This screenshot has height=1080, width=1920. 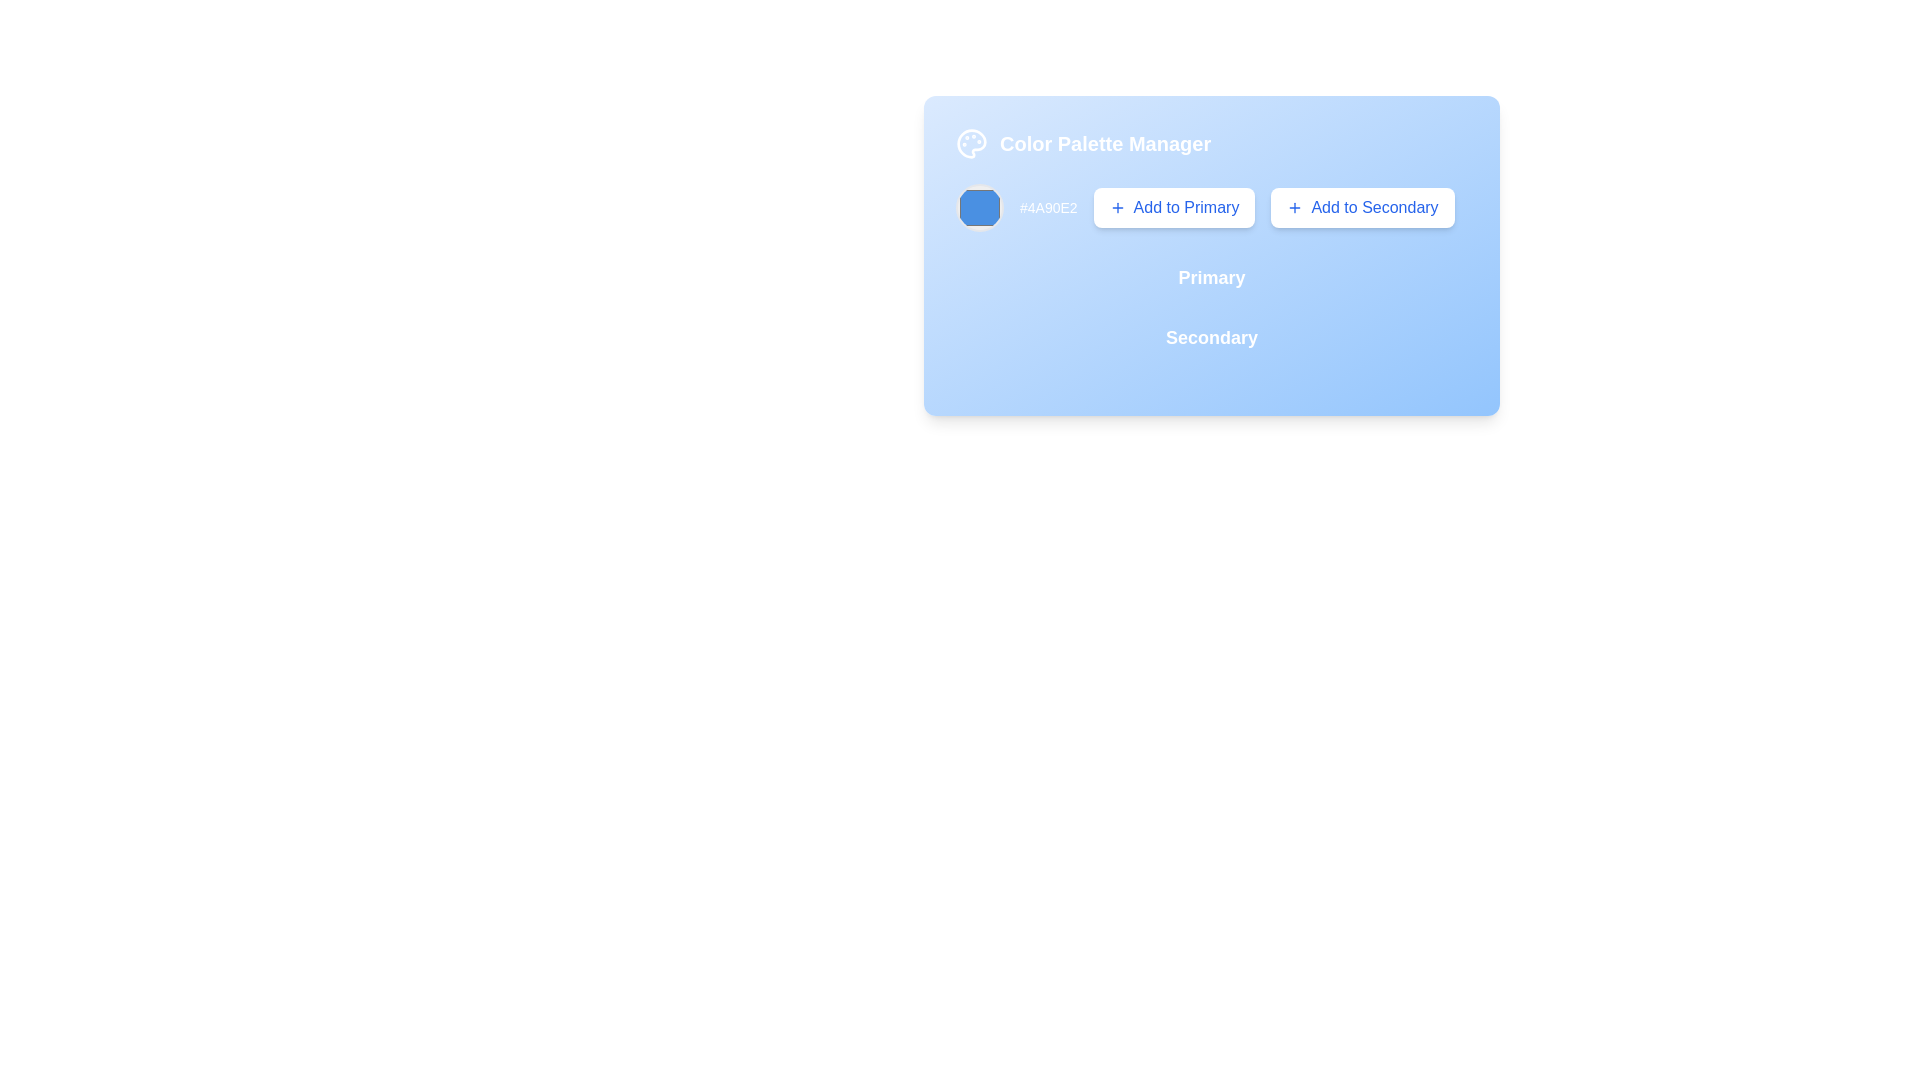 I want to click on the button that allows users to add the selected color to the 'Secondary' category, located in the 'Color Palette Manager' card, next to the 'Add to Primary' button, so click(x=1362, y=208).